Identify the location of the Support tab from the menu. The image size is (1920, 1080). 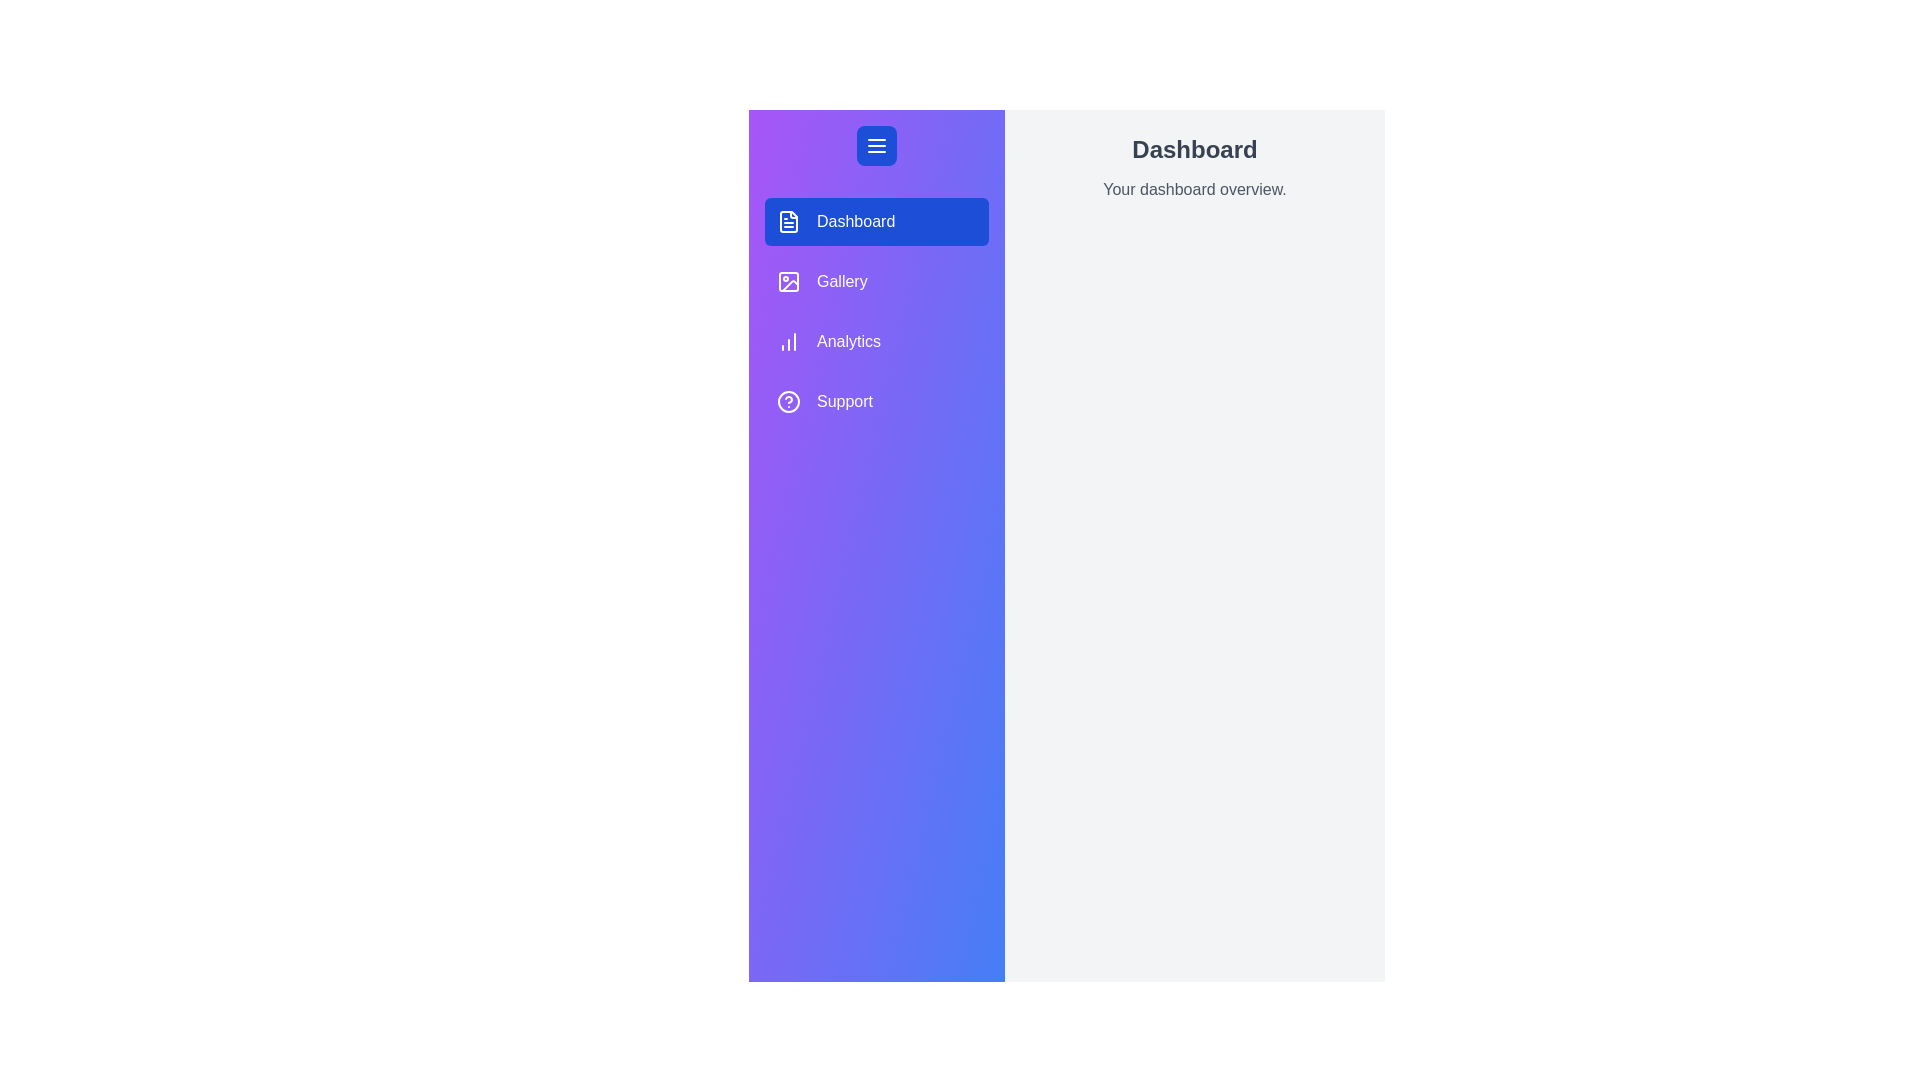
(877, 401).